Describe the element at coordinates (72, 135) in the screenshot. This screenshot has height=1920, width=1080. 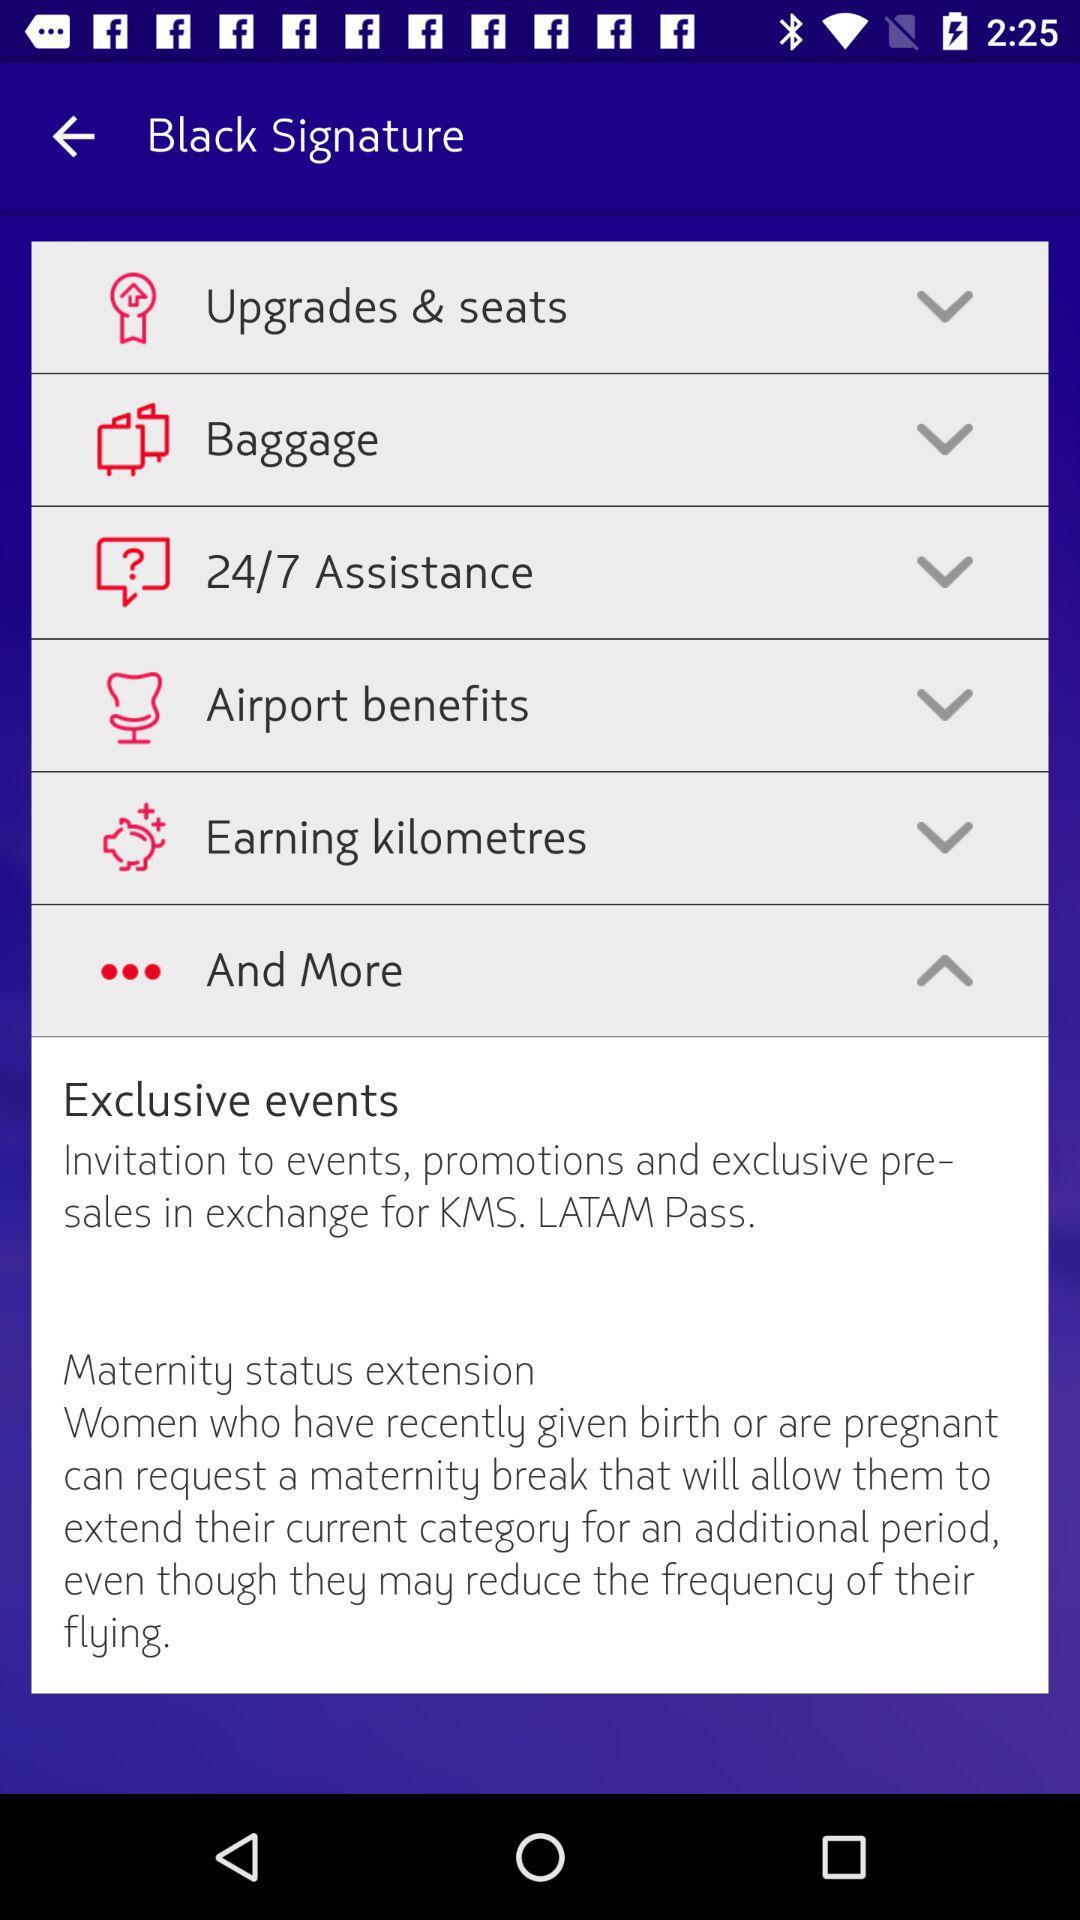
I see `the item next to the black signature icon` at that location.